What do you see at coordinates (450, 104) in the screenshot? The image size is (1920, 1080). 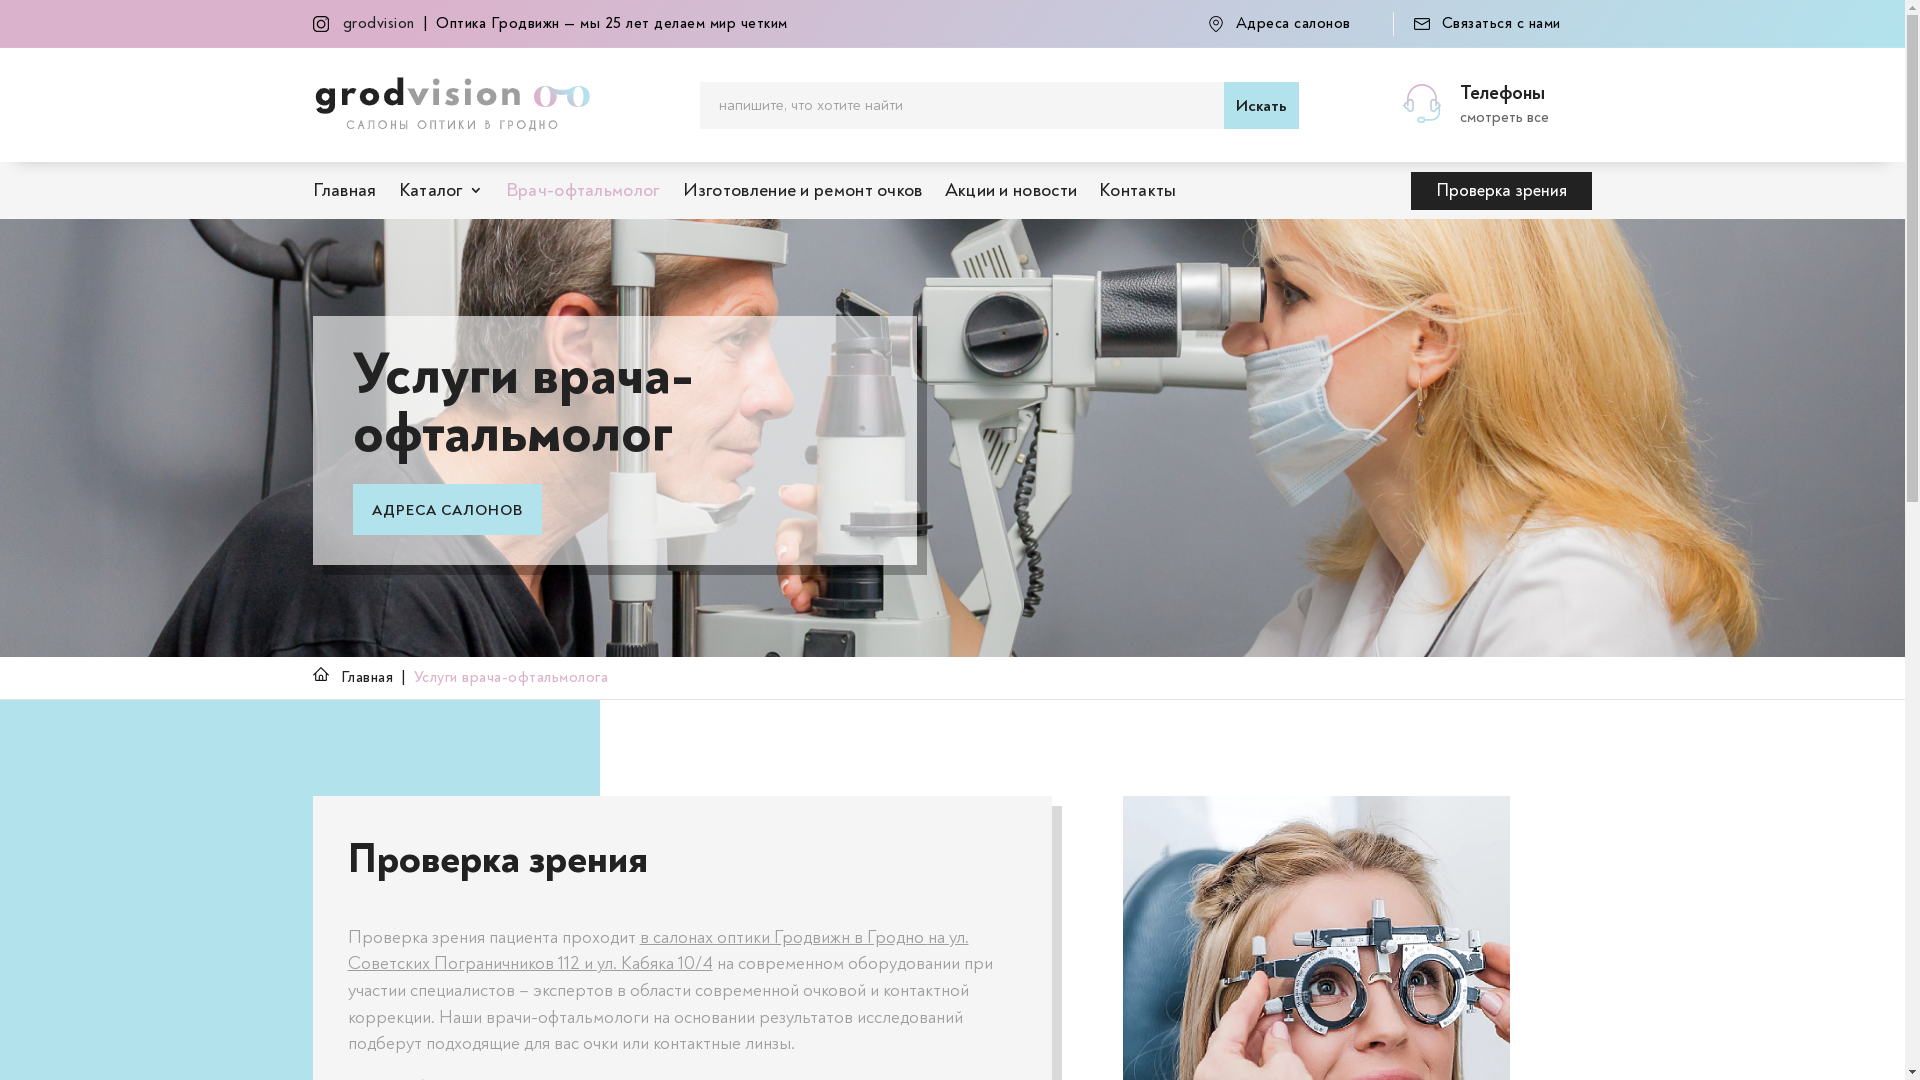 I see `'logo_grodvision'` at bounding box center [450, 104].